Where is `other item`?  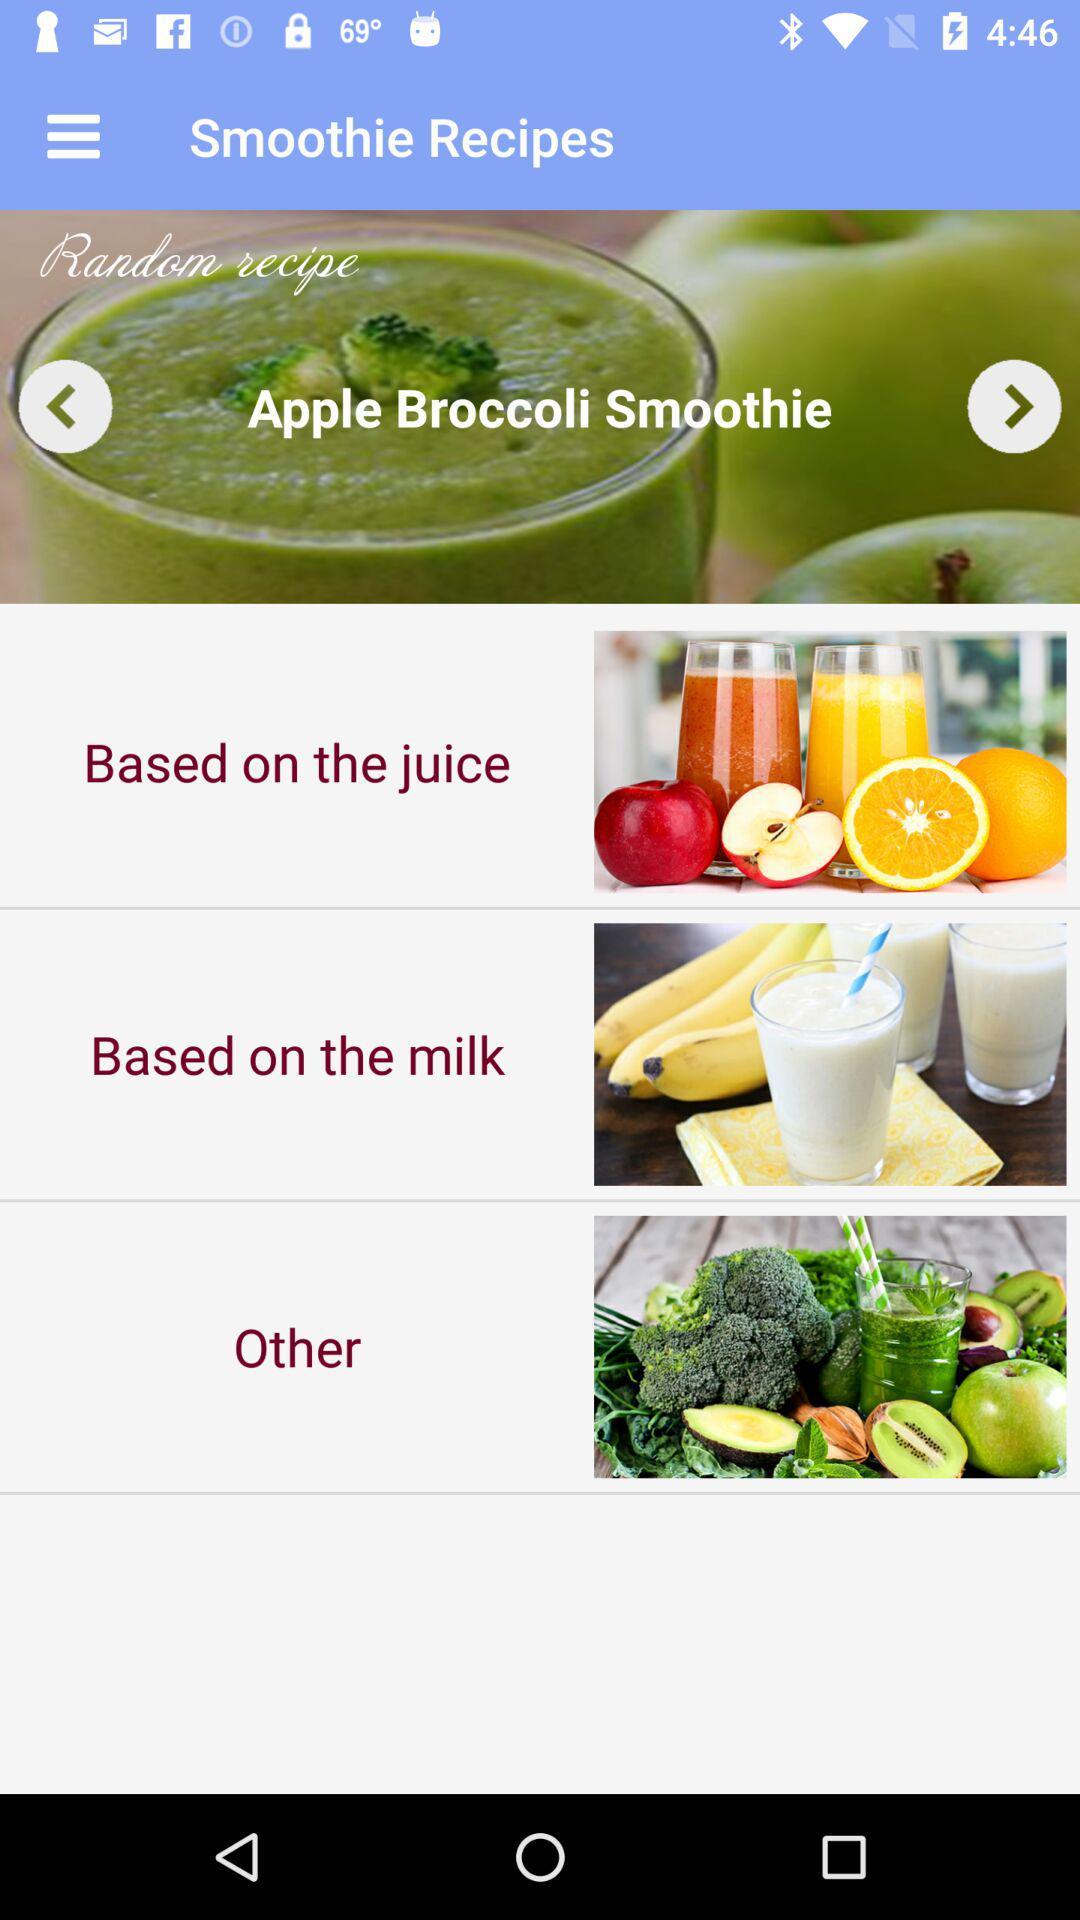
other item is located at coordinates (297, 1346).